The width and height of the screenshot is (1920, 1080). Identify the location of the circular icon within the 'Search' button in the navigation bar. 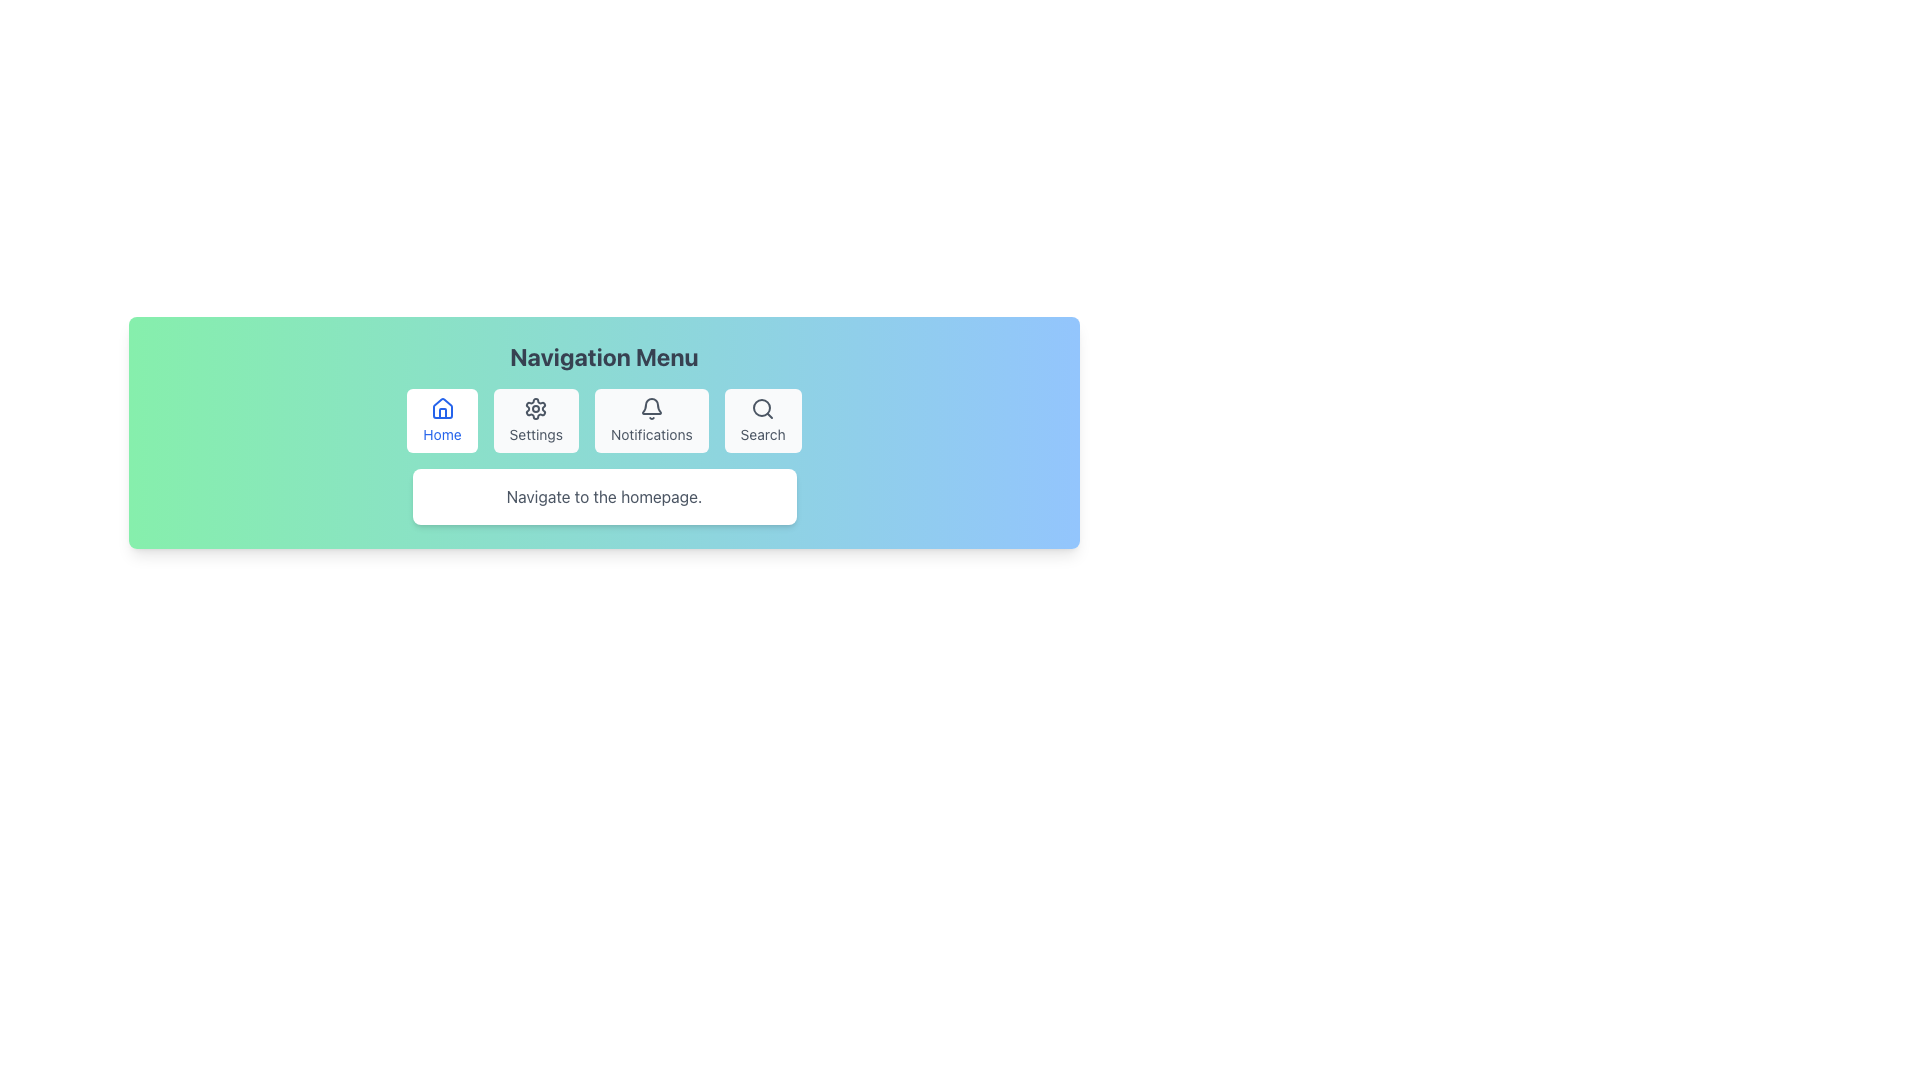
(761, 407).